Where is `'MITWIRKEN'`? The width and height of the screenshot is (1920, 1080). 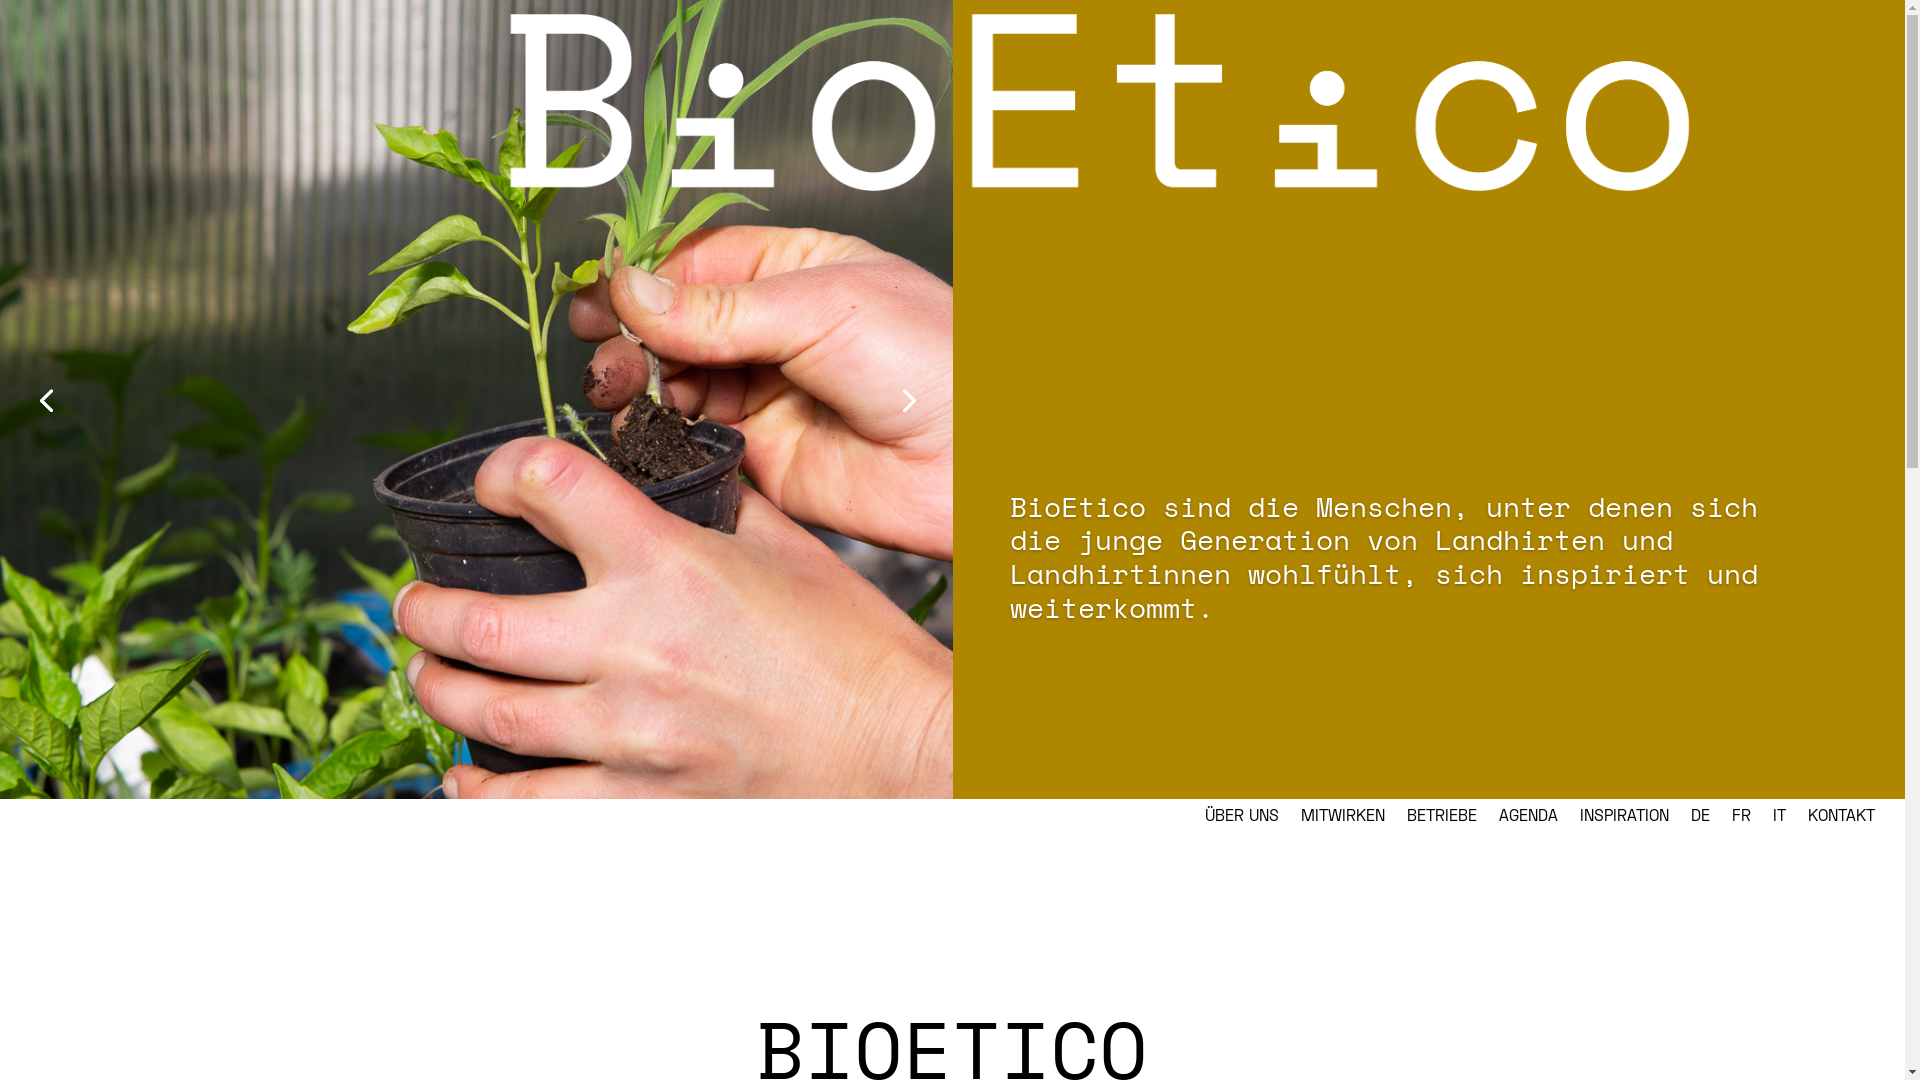
'MITWIRKEN' is located at coordinates (1300, 818).